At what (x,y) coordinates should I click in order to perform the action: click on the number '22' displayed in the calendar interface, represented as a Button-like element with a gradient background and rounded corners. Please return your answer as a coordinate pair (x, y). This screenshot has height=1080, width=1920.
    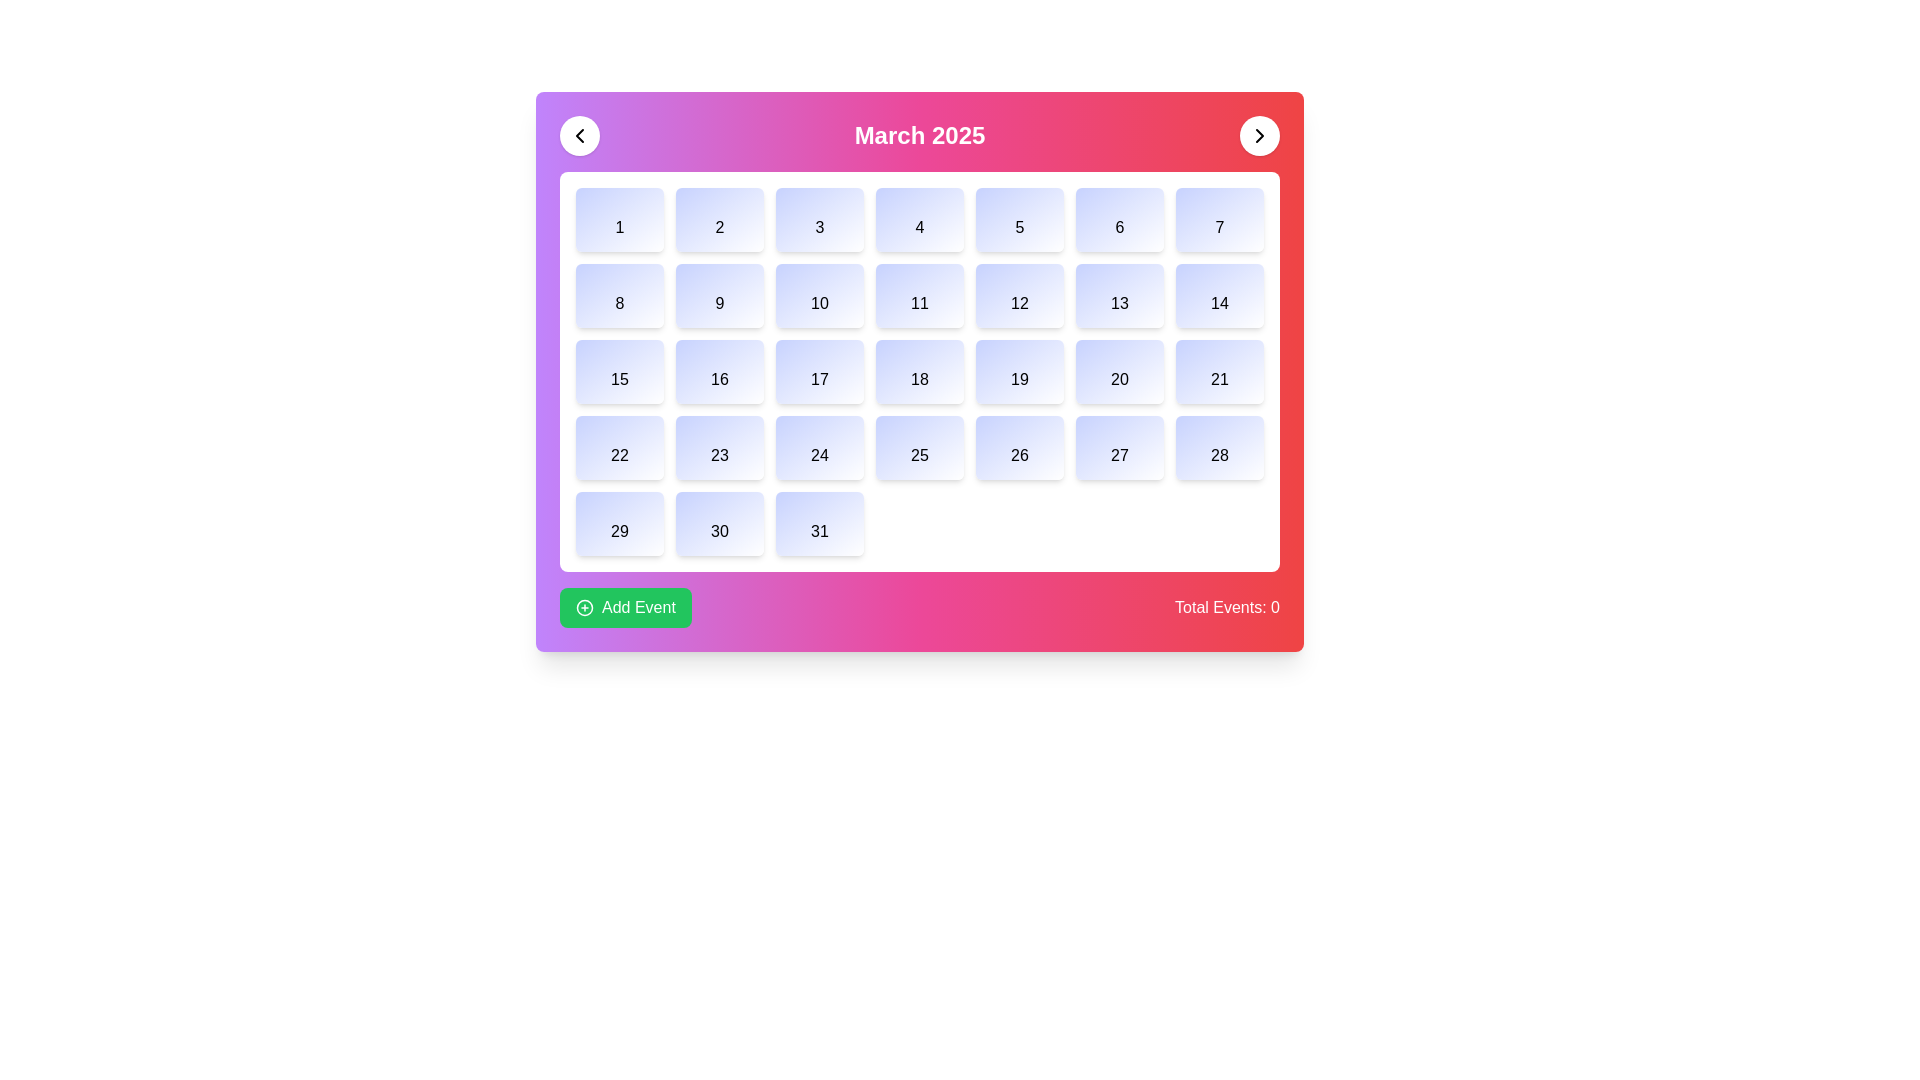
    Looking at the image, I should click on (618, 446).